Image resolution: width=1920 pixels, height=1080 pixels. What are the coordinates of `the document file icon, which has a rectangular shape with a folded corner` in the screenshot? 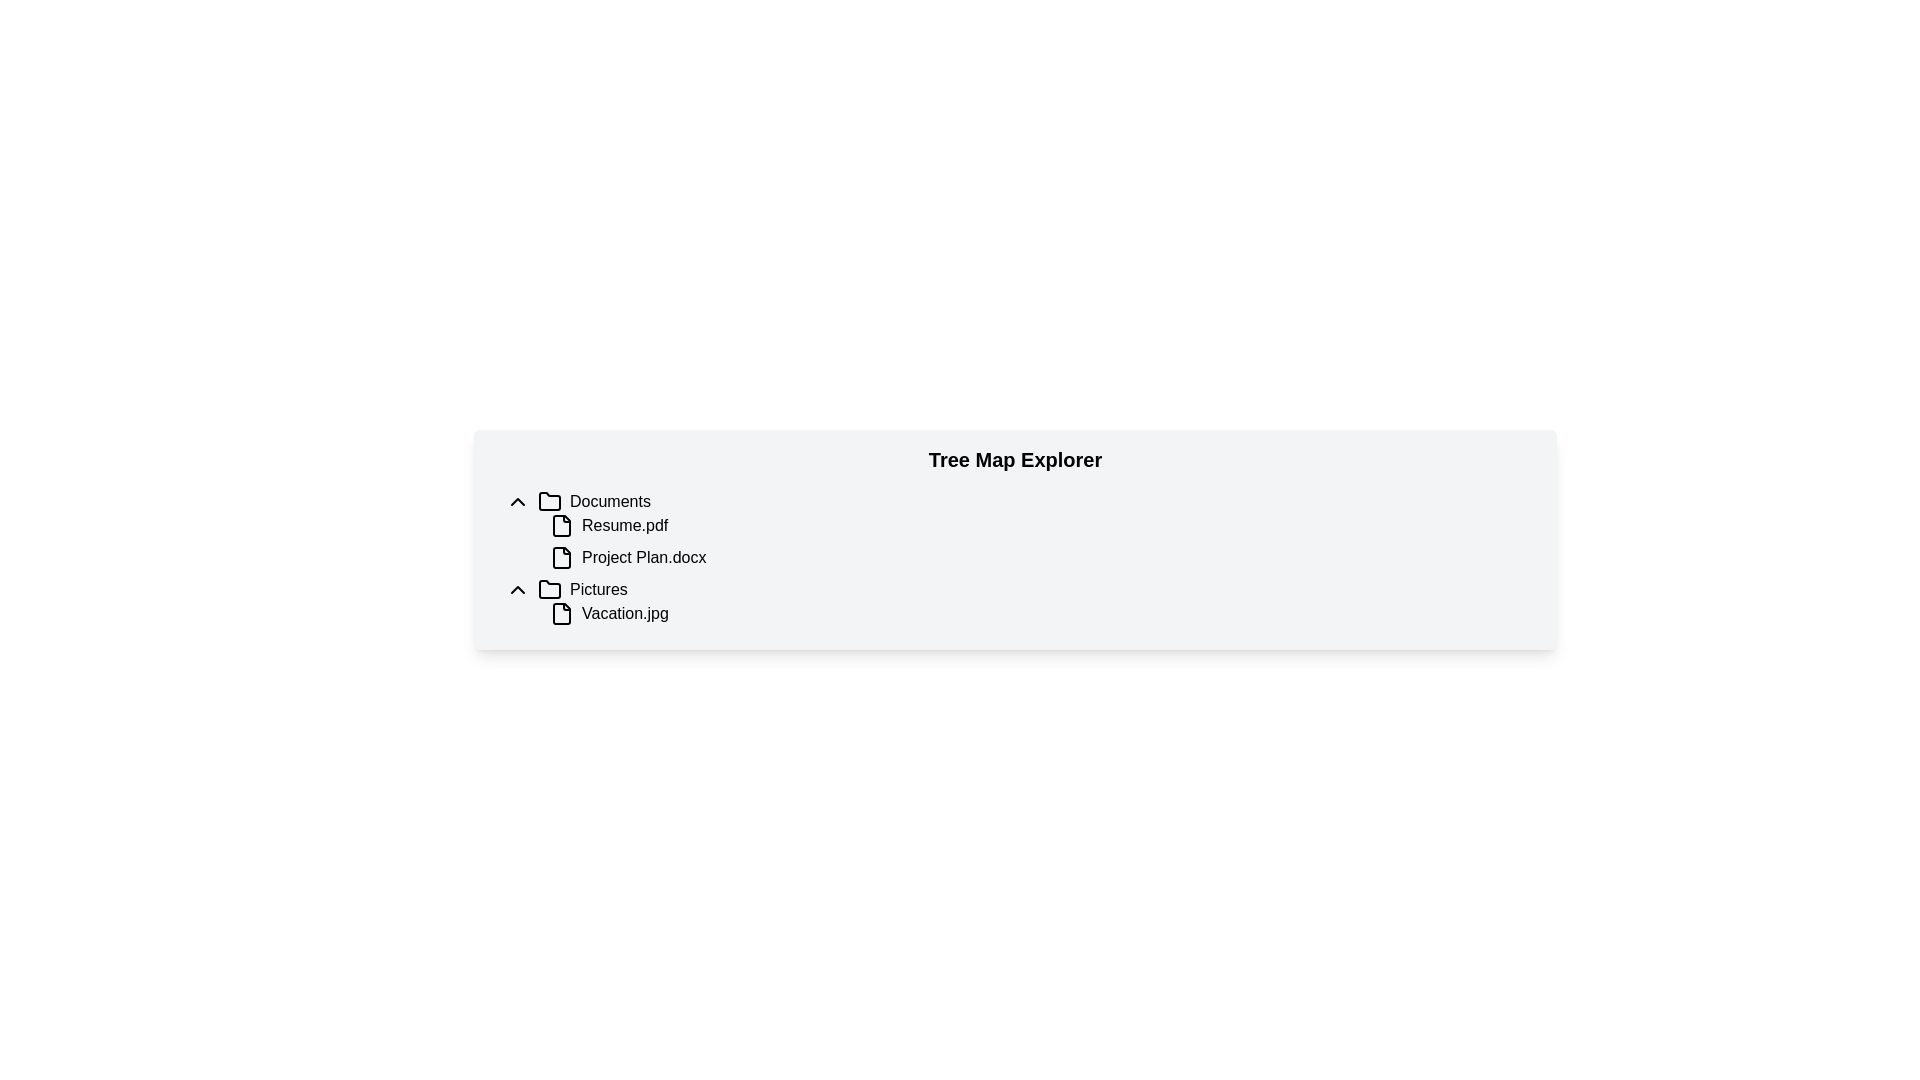 It's located at (560, 612).